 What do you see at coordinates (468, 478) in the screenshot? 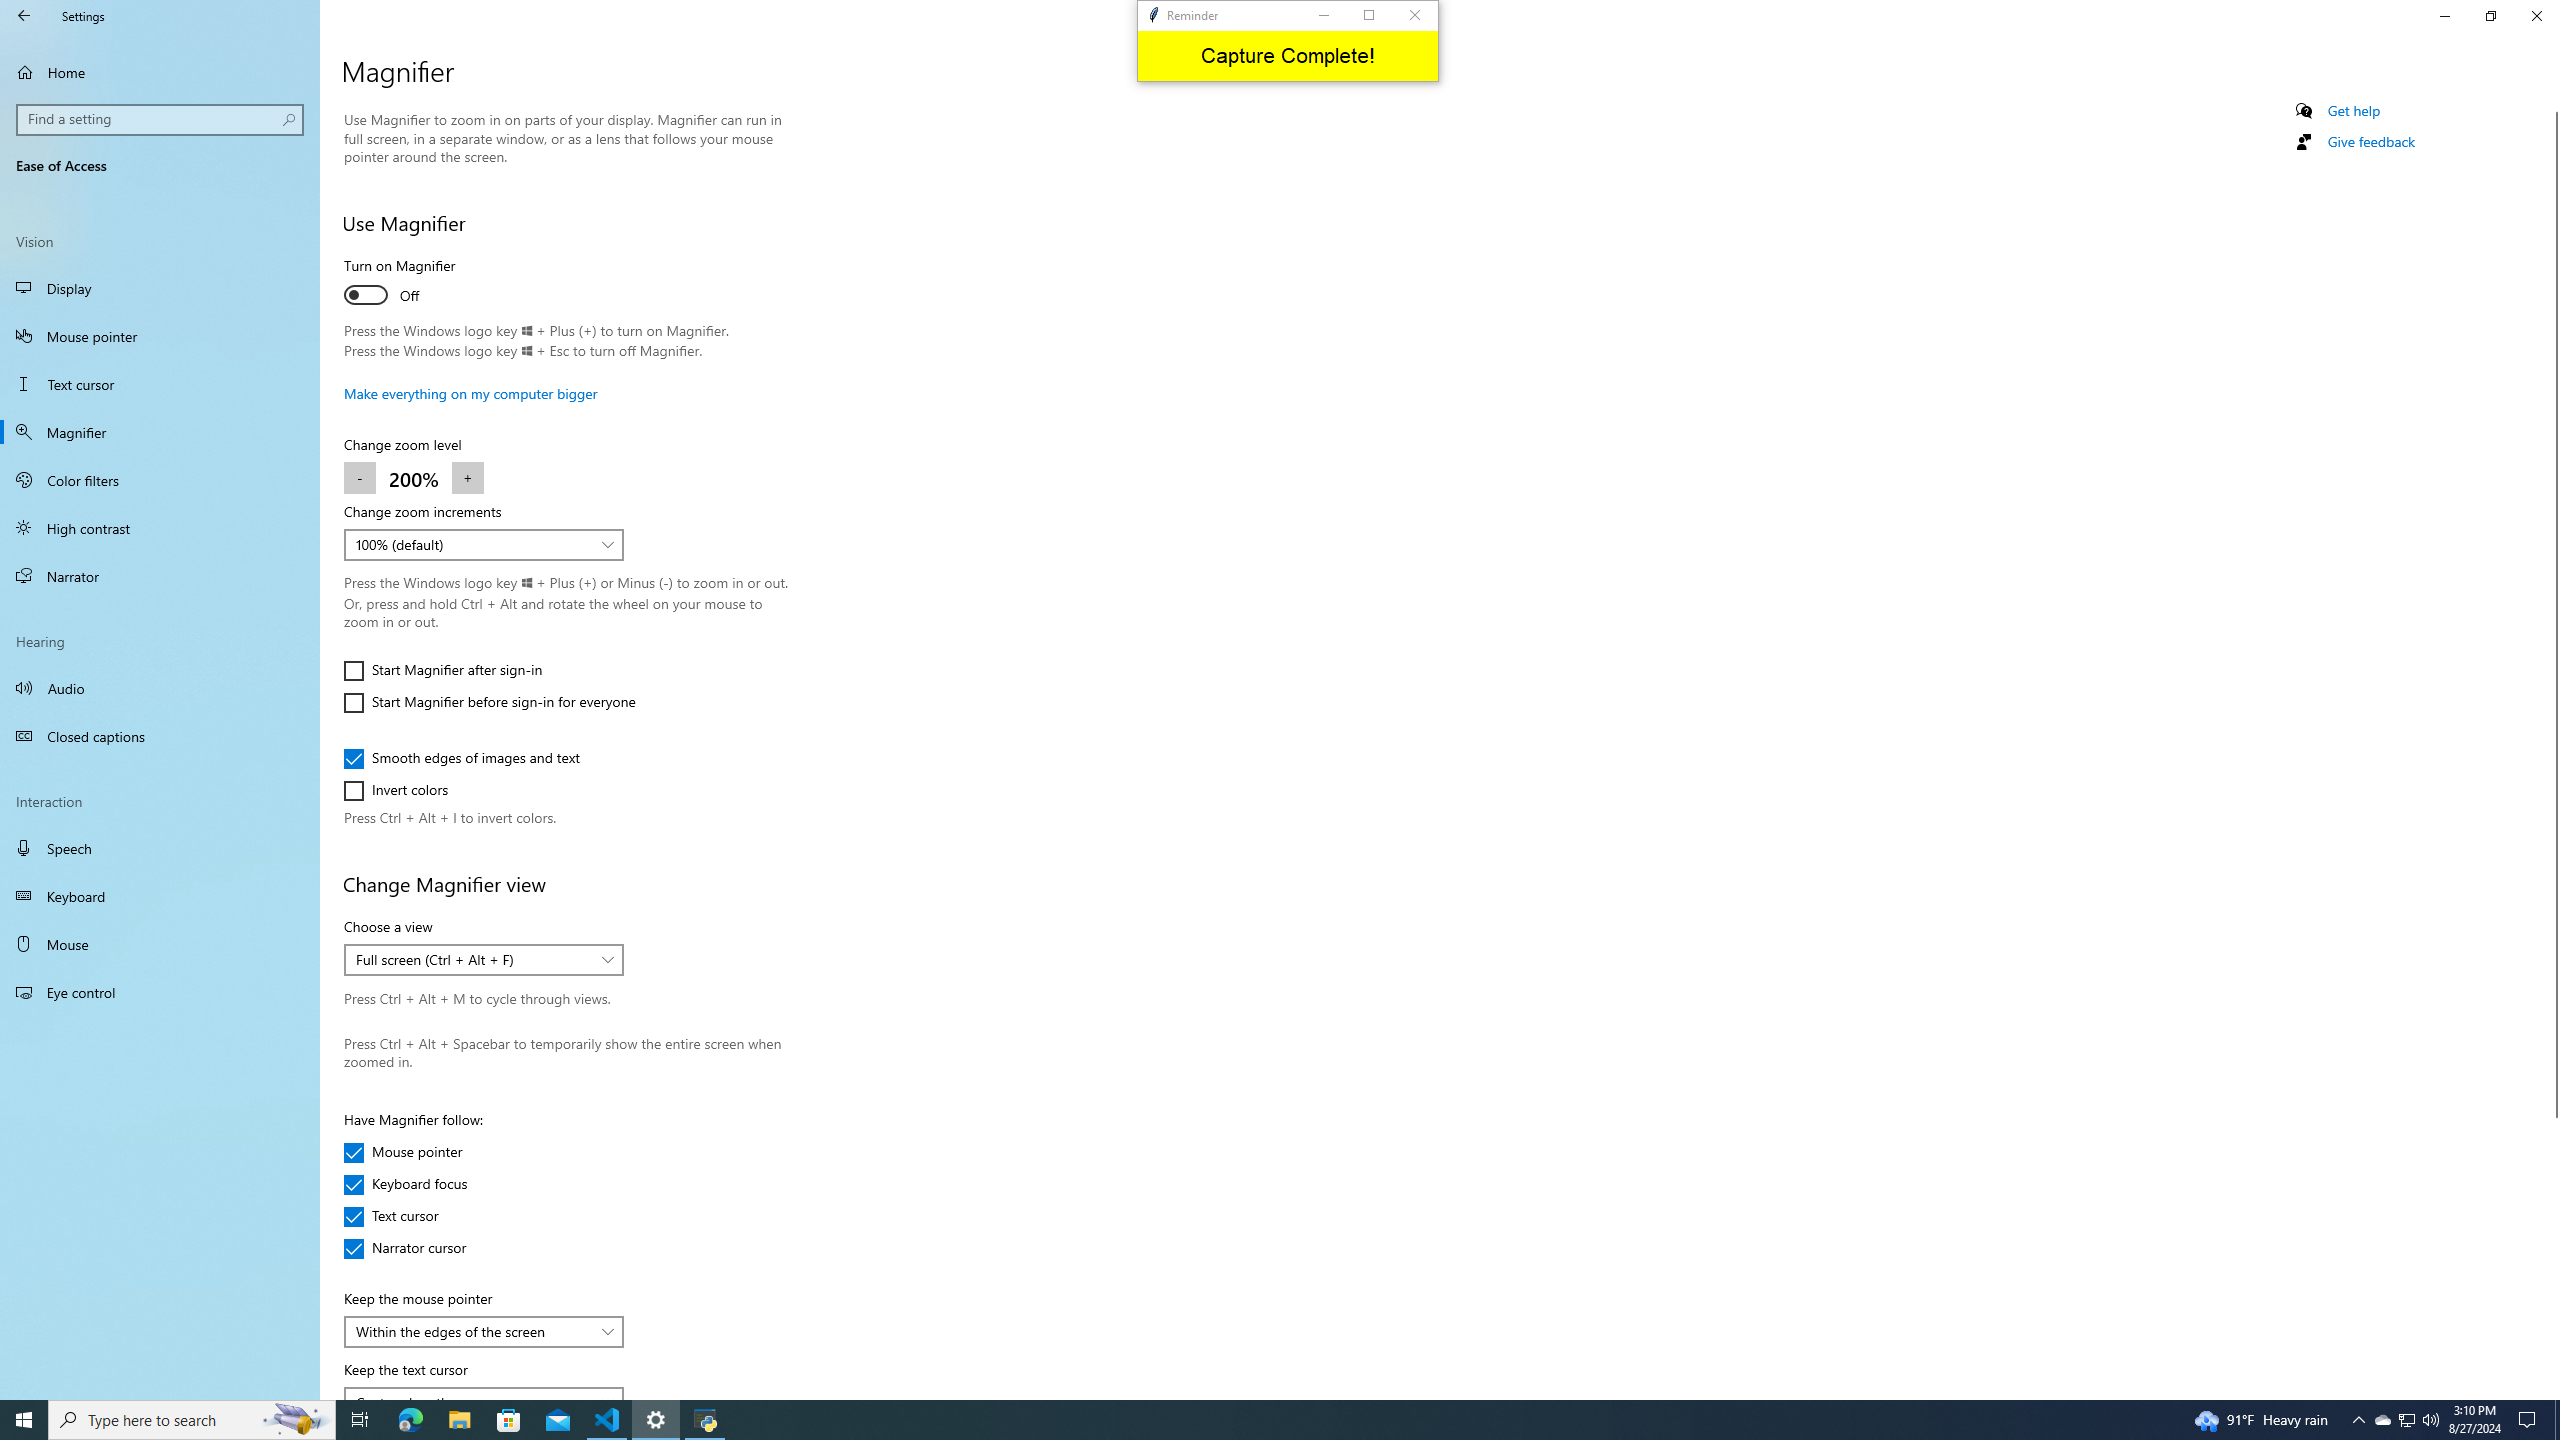
I see `'Zoom in'` at bounding box center [468, 478].